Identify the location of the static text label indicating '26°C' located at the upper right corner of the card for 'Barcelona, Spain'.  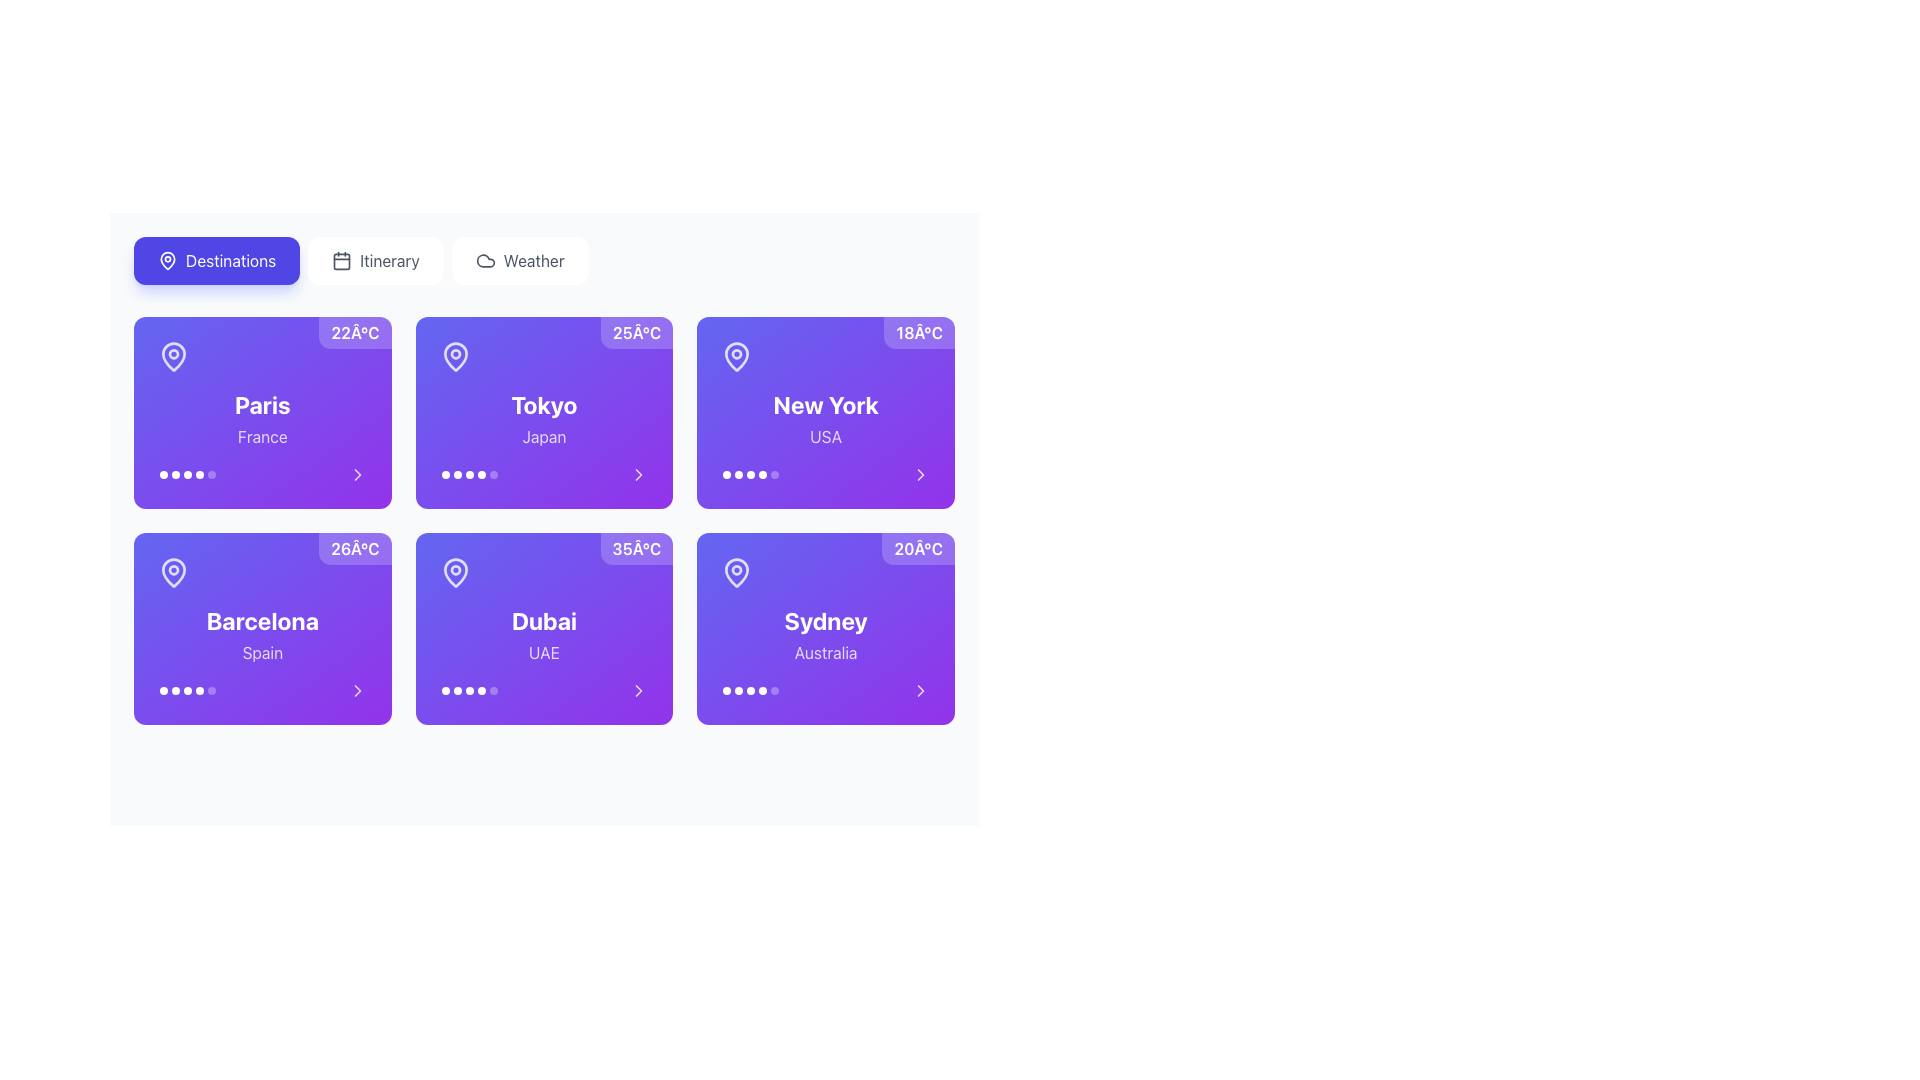
(355, 548).